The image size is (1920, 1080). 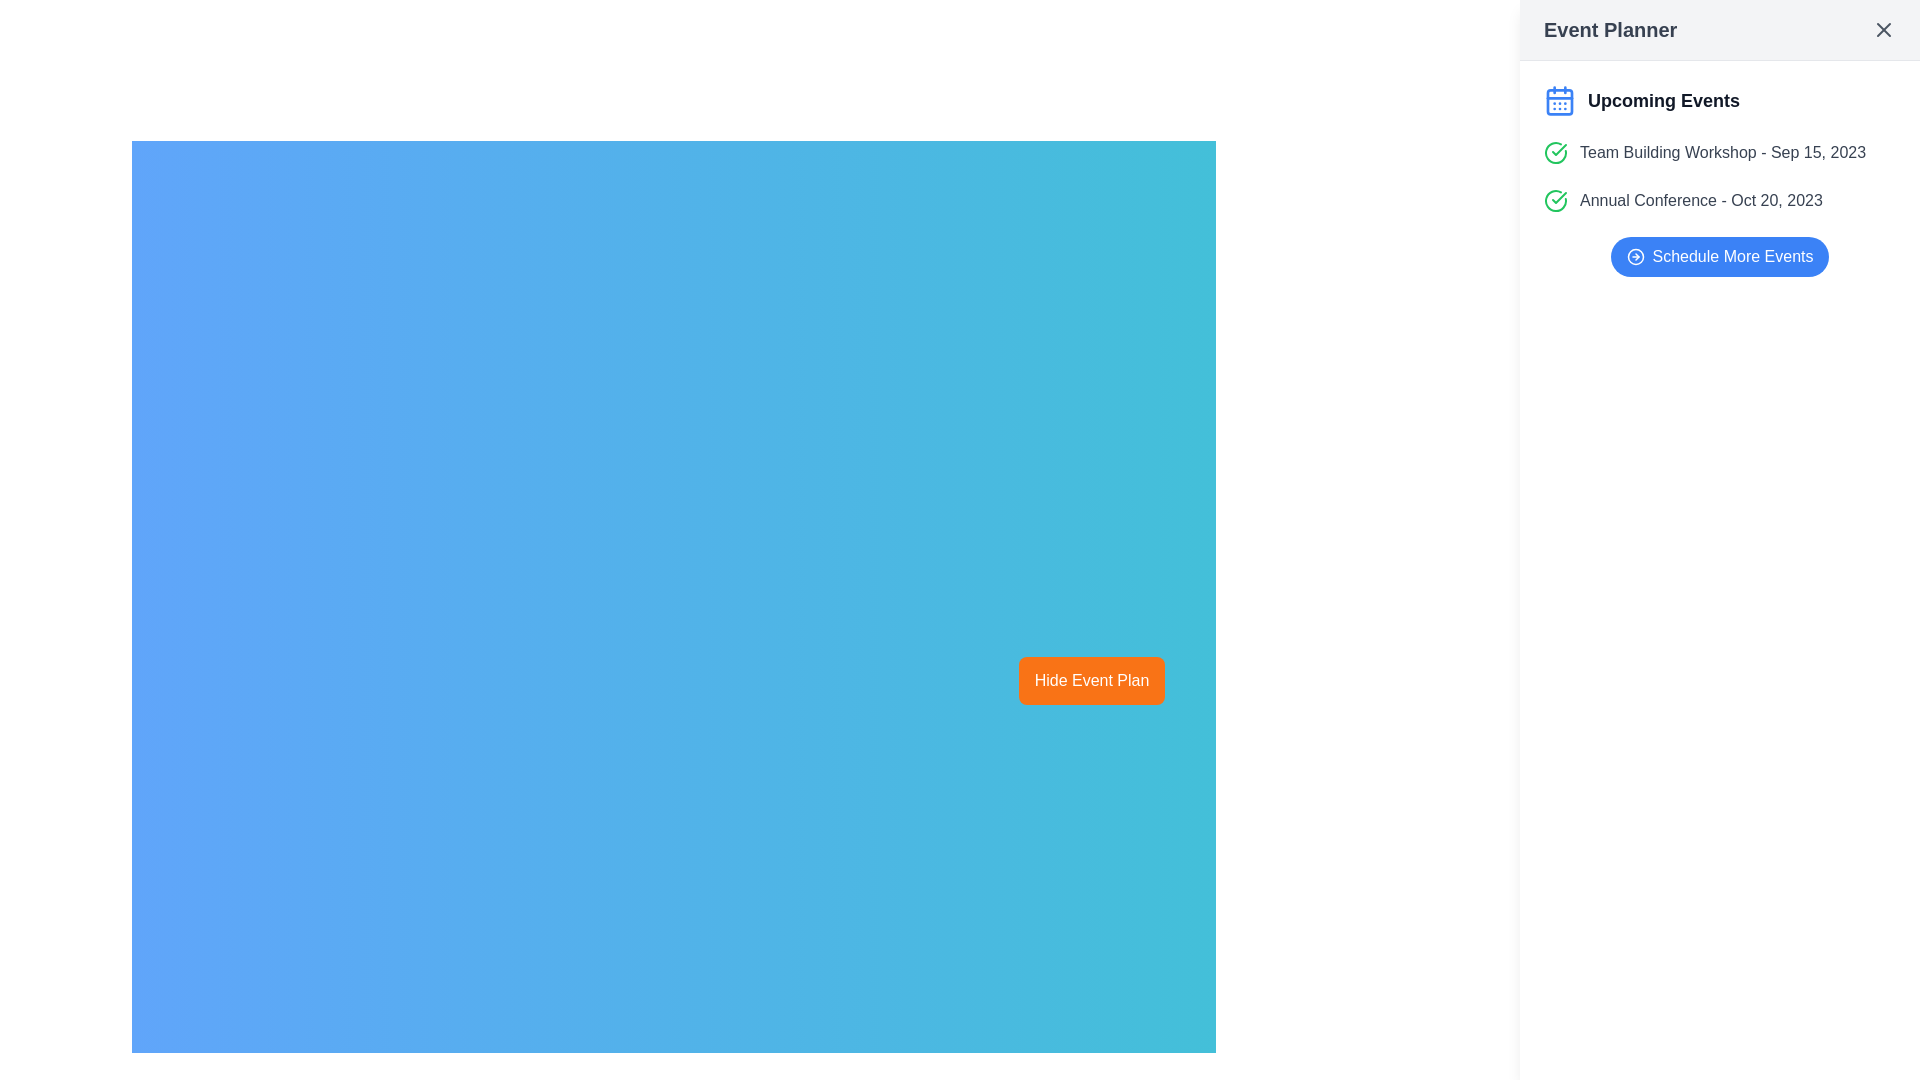 What do you see at coordinates (1554, 152) in the screenshot?
I see `the green checkmark icon representing completion status at the beginning of the 'Team Building Workshop - Sep 15, 2023' row` at bounding box center [1554, 152].